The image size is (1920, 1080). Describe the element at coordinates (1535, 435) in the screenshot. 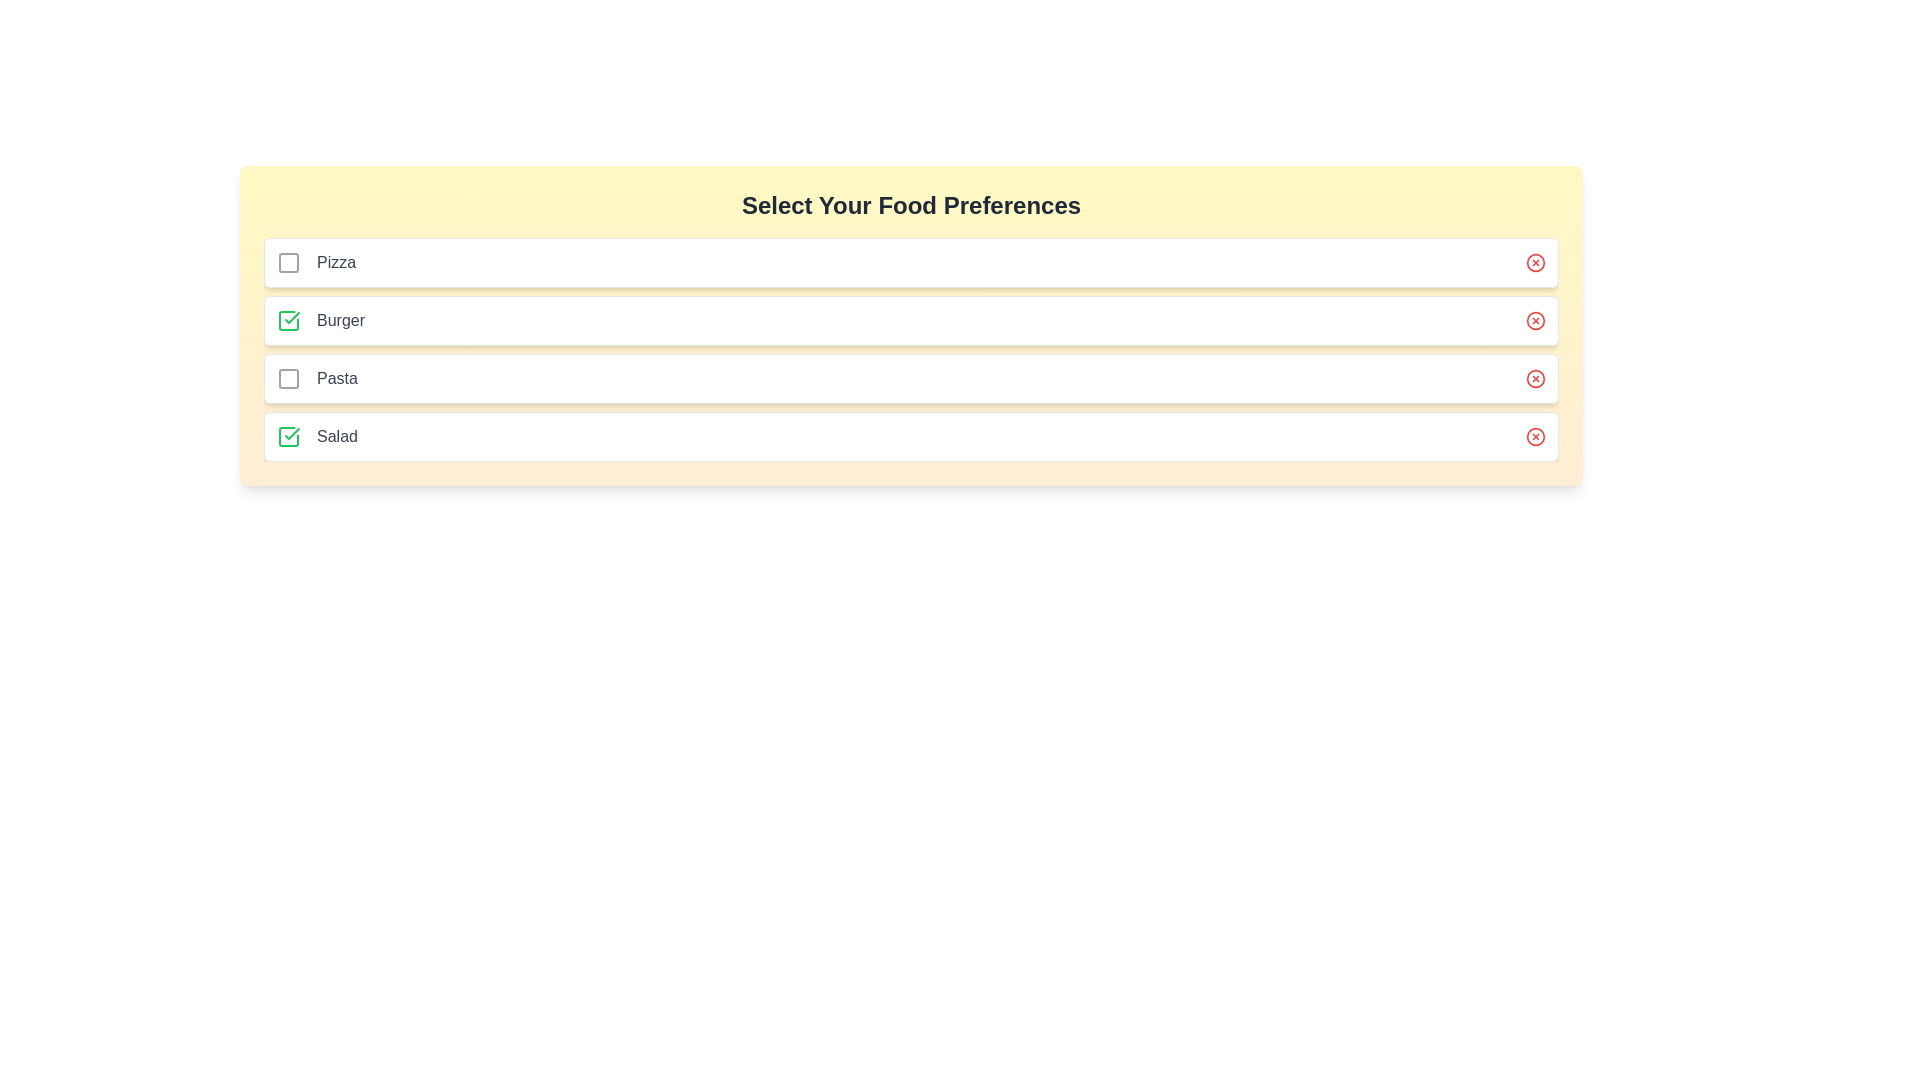

I see `the red circular icon with a white border and 'X' symbol, located at the end of the 'Salad' option in the food preference selection interface` at that location.